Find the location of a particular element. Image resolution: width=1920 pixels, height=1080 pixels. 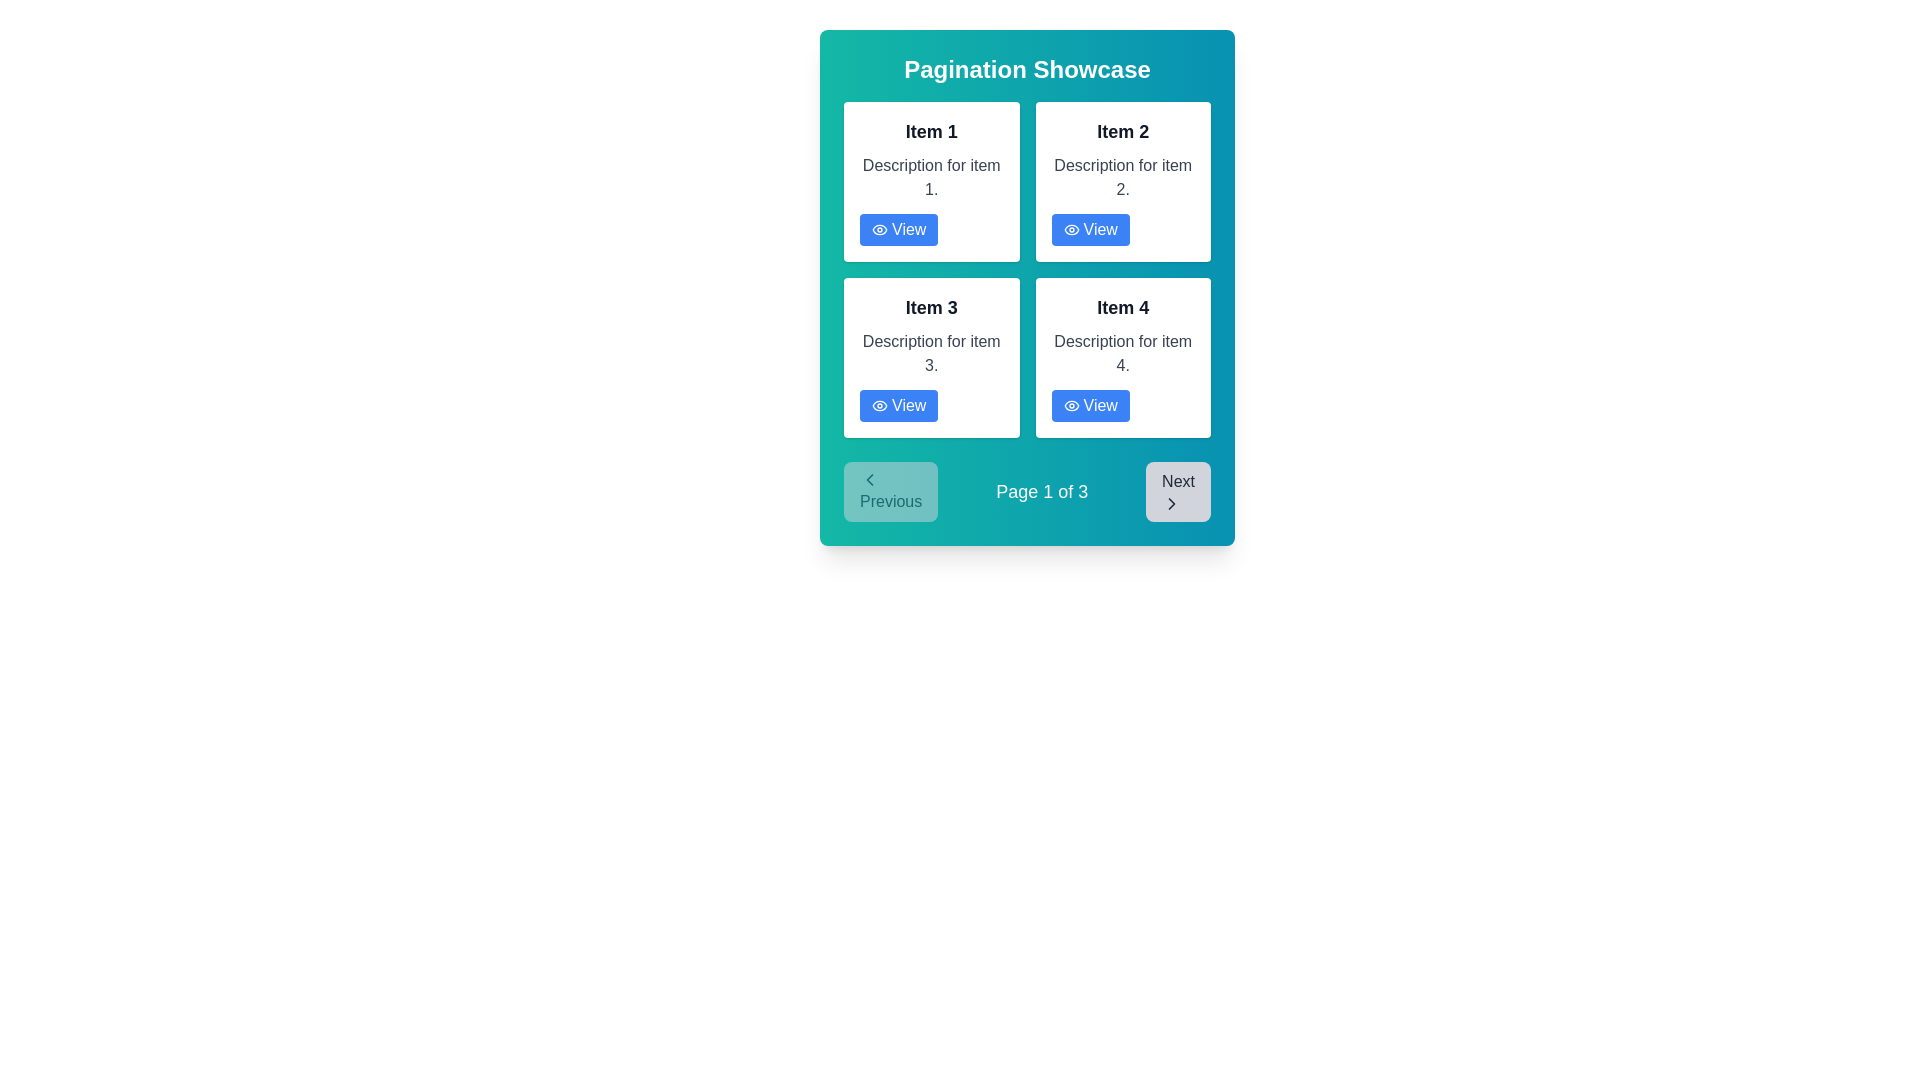

the text label containing 'Description for item 3.' styled in light gray color, positioned below 'Item 3' in the third item card of a grid layout is located at coordinates (930, 353).